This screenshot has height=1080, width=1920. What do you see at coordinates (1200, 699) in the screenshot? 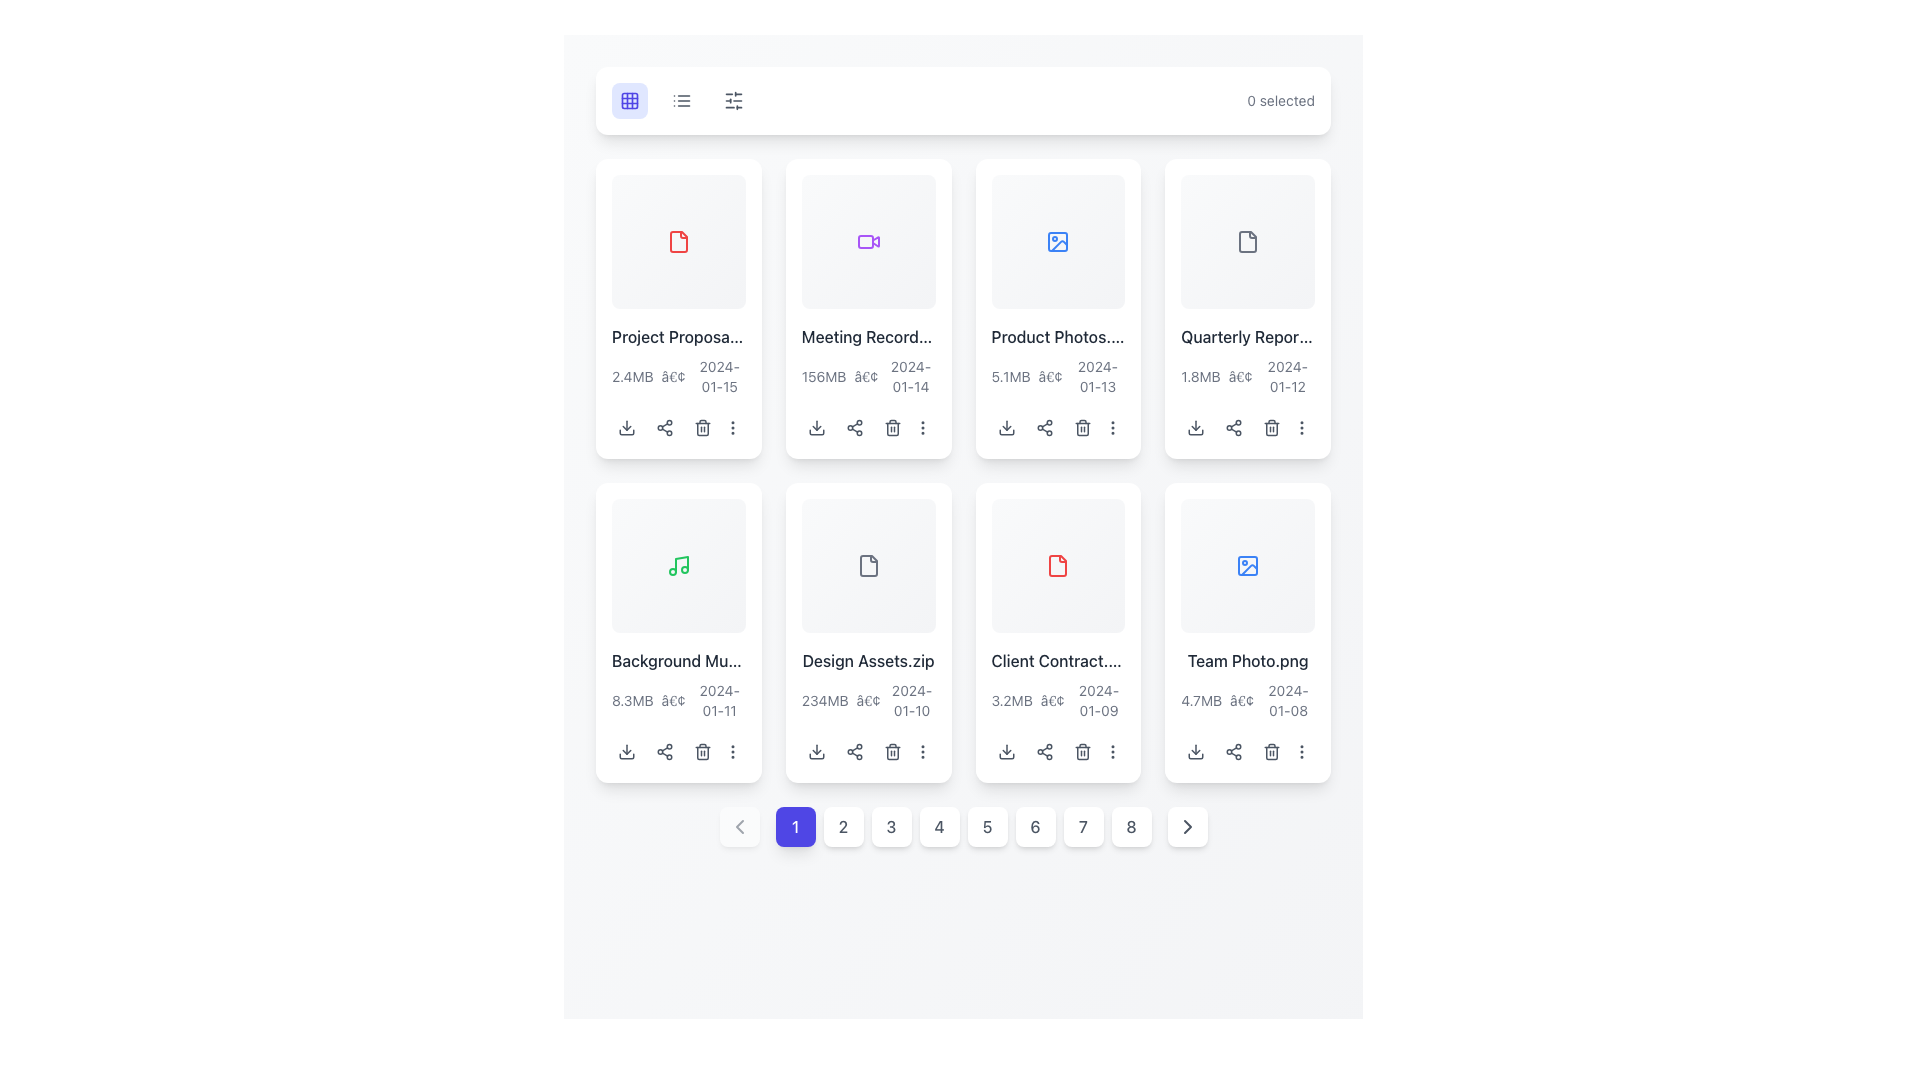
I see `the static text label displaying '4.7MB' located in the lower part of the card labeled 'Team Photo.png'` at bounding box center [1200, 699].